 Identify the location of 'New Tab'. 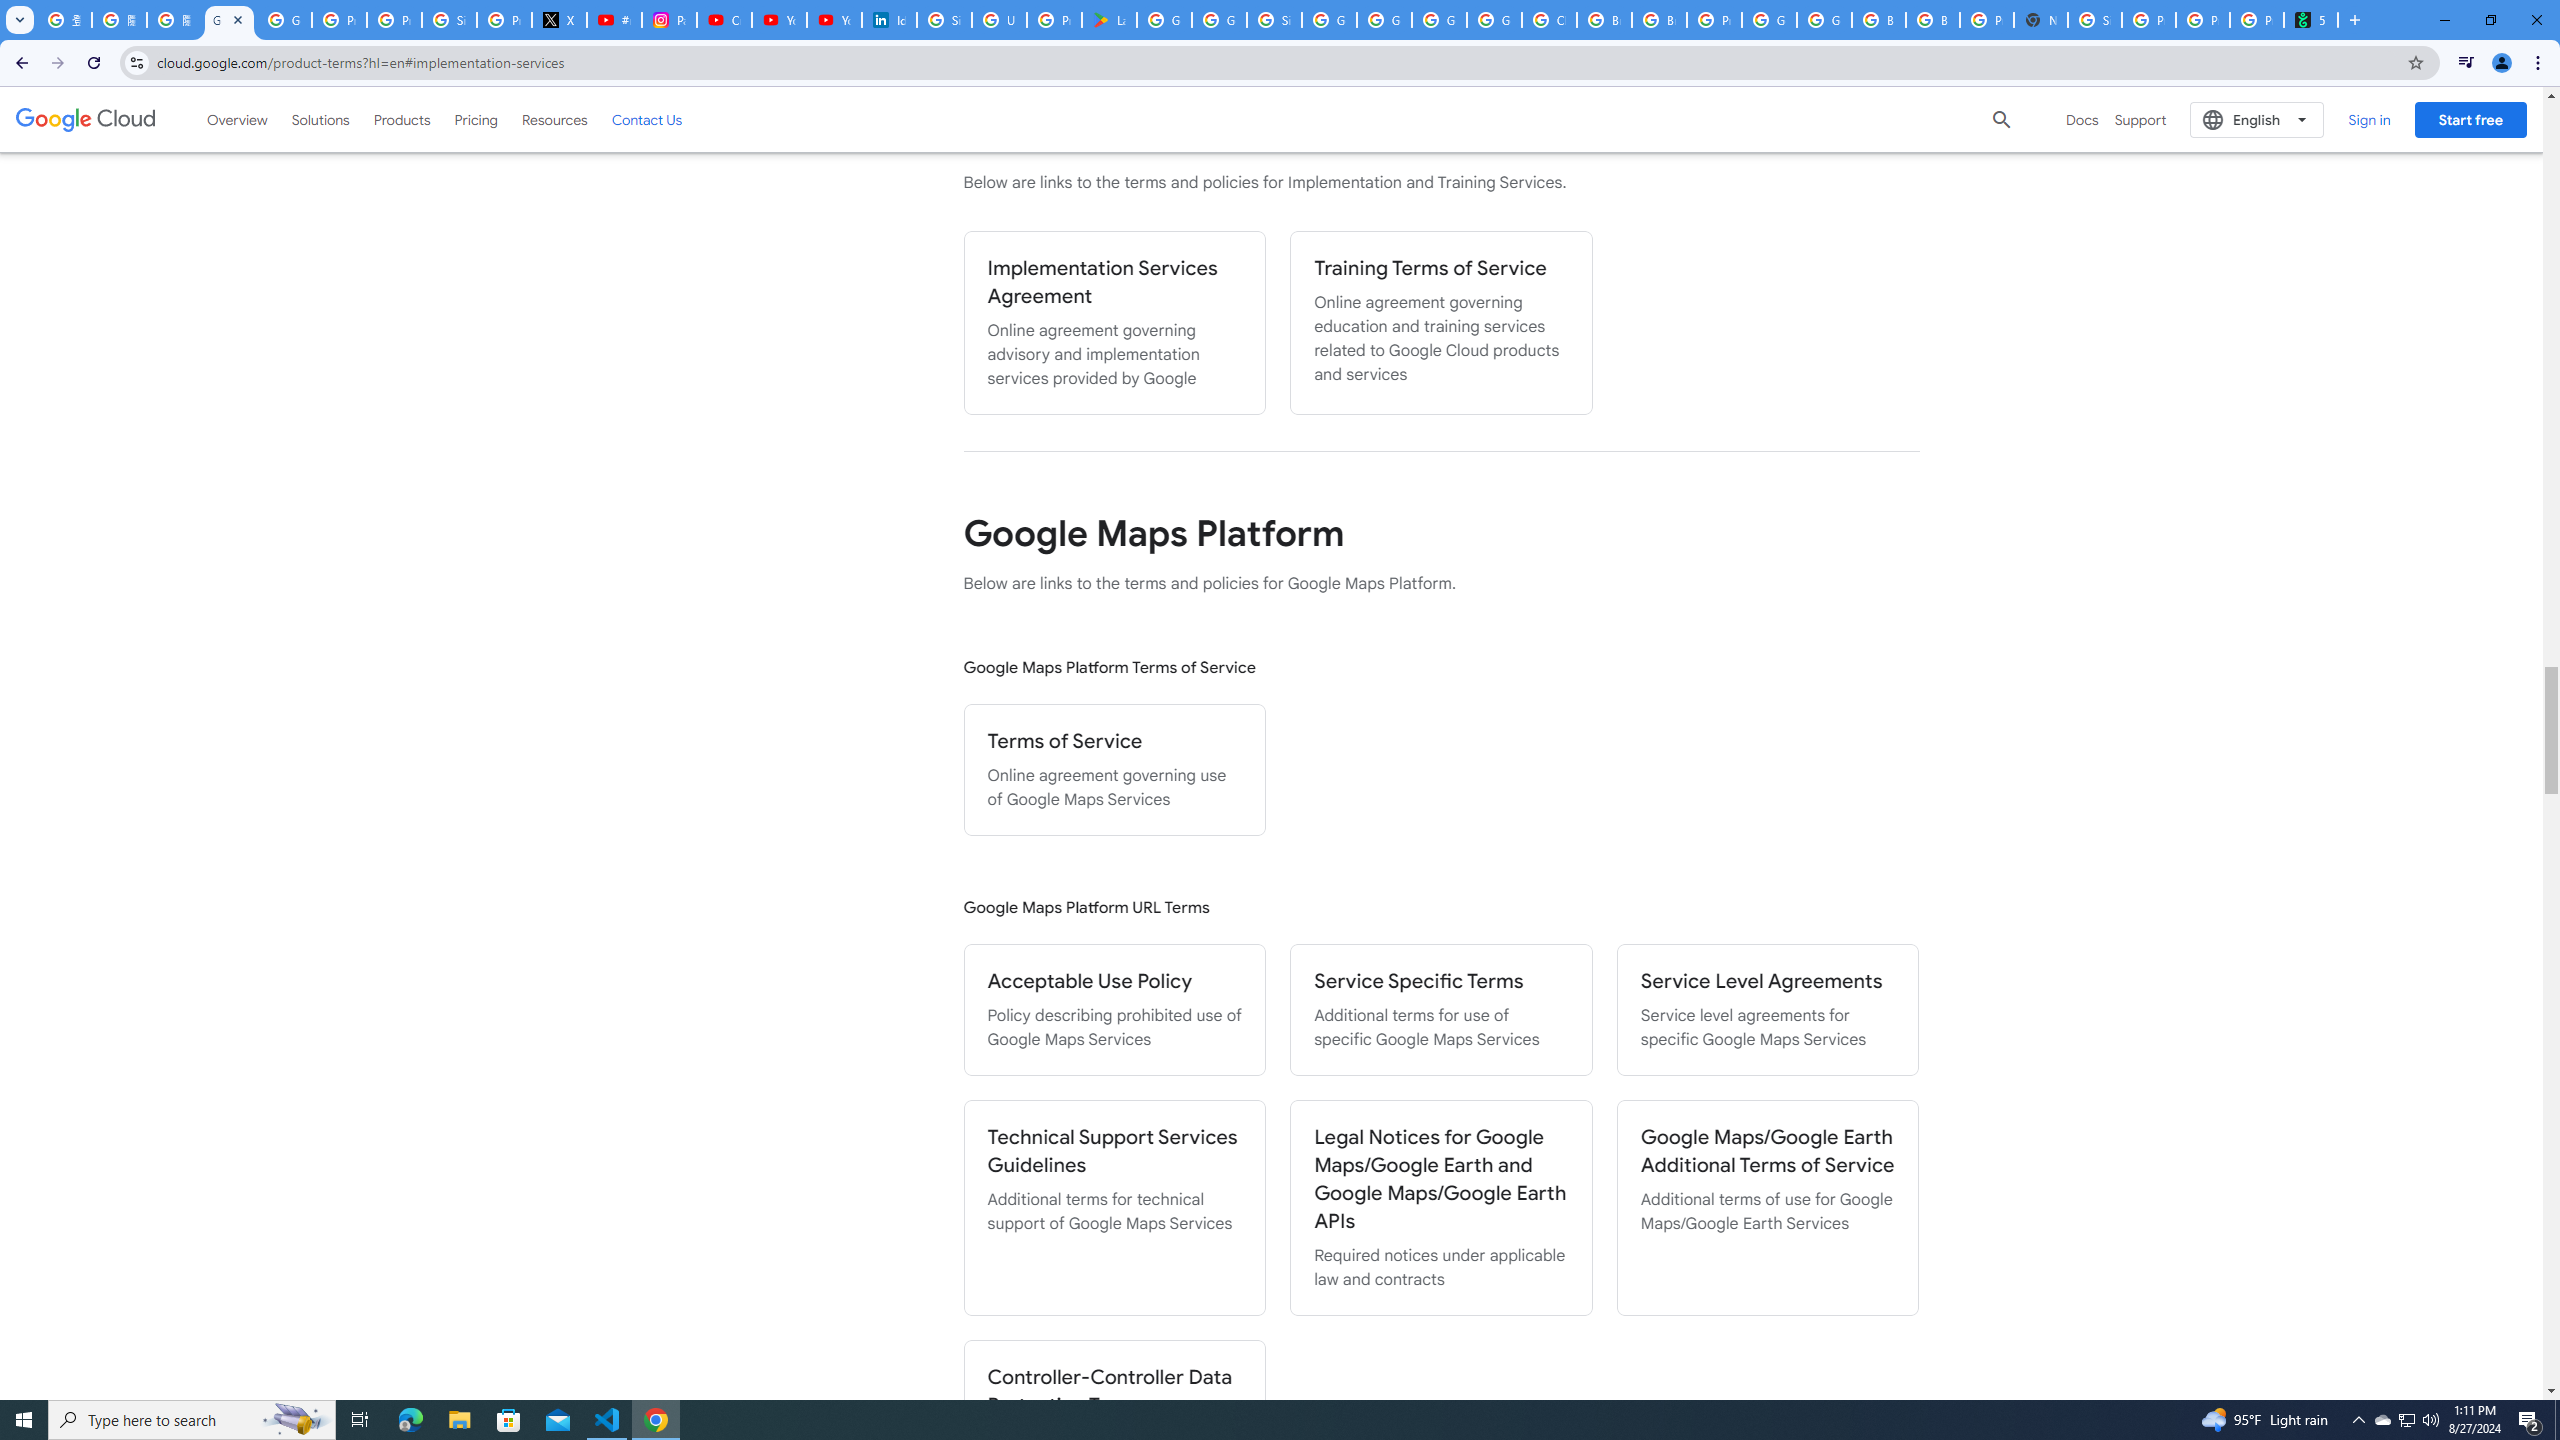
(2039, 19).